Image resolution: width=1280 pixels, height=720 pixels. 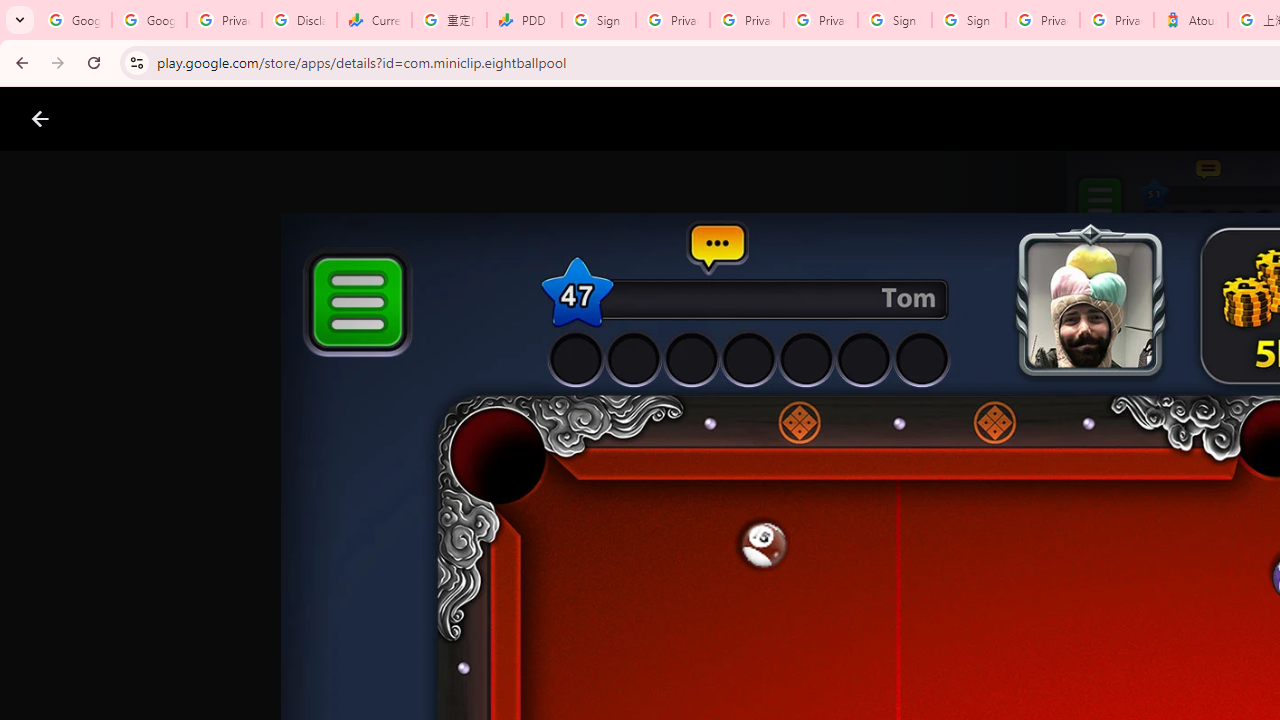 What do you see at coordinates (524, 20) in the screenshot?
I see `'PDD Holdings Inc - ADR (PDD) Price & News - Google Finance'` at bounding box center [524, 20].